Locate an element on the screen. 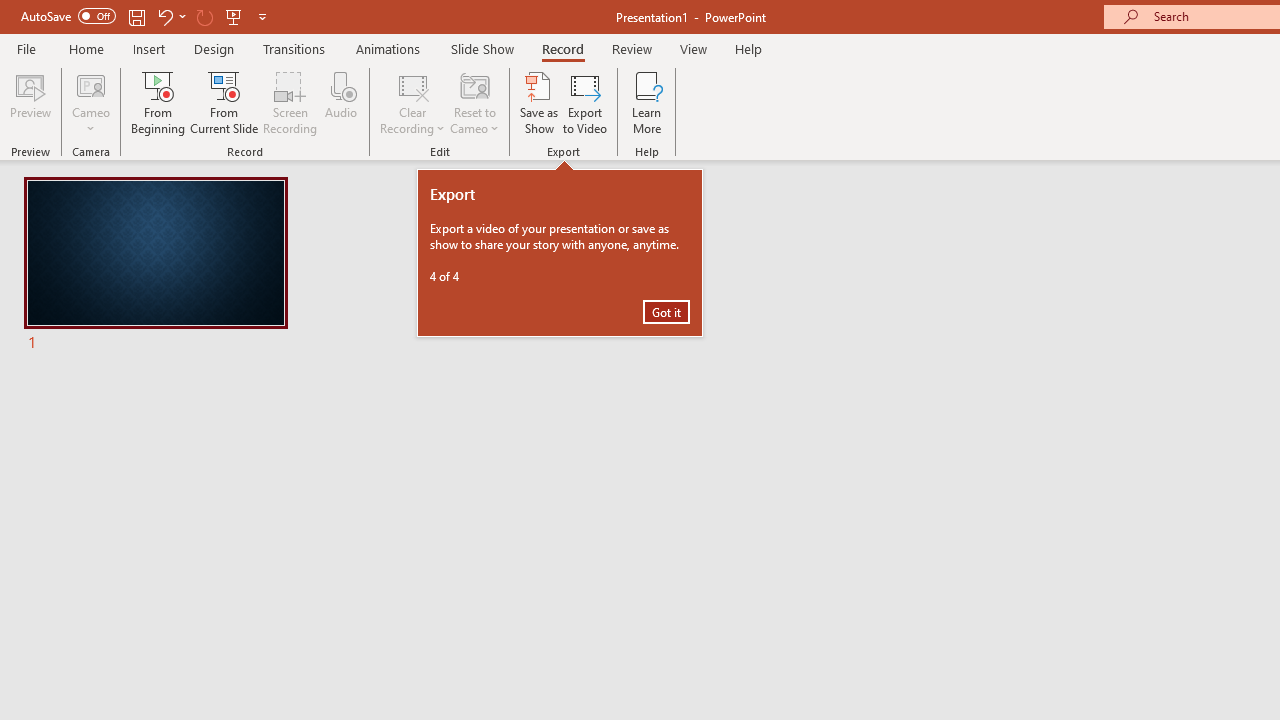  'View' is located at coordinates (693, 48).